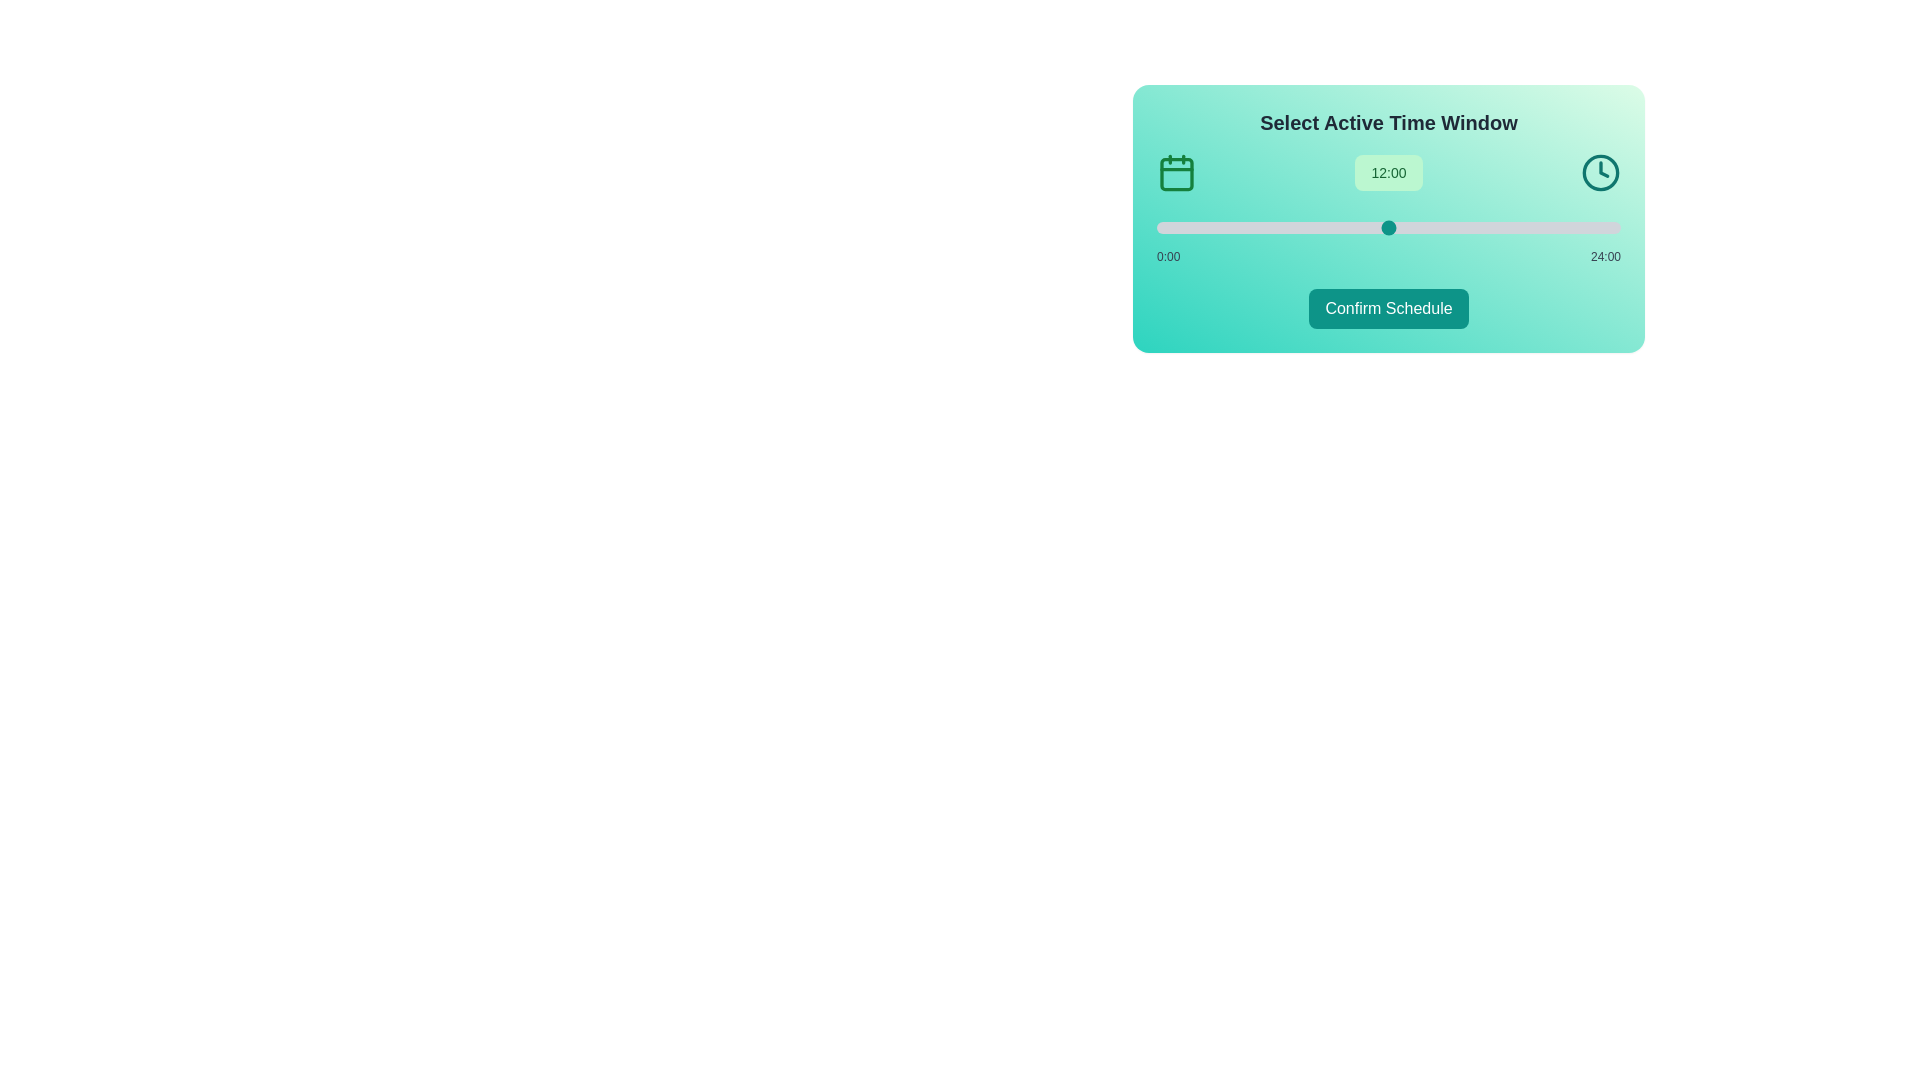  What do you see at coordinates (1195, 226) in the screenshot?
I see `the slider to set the time to 2 hours` at bounding box center [1195, 226].